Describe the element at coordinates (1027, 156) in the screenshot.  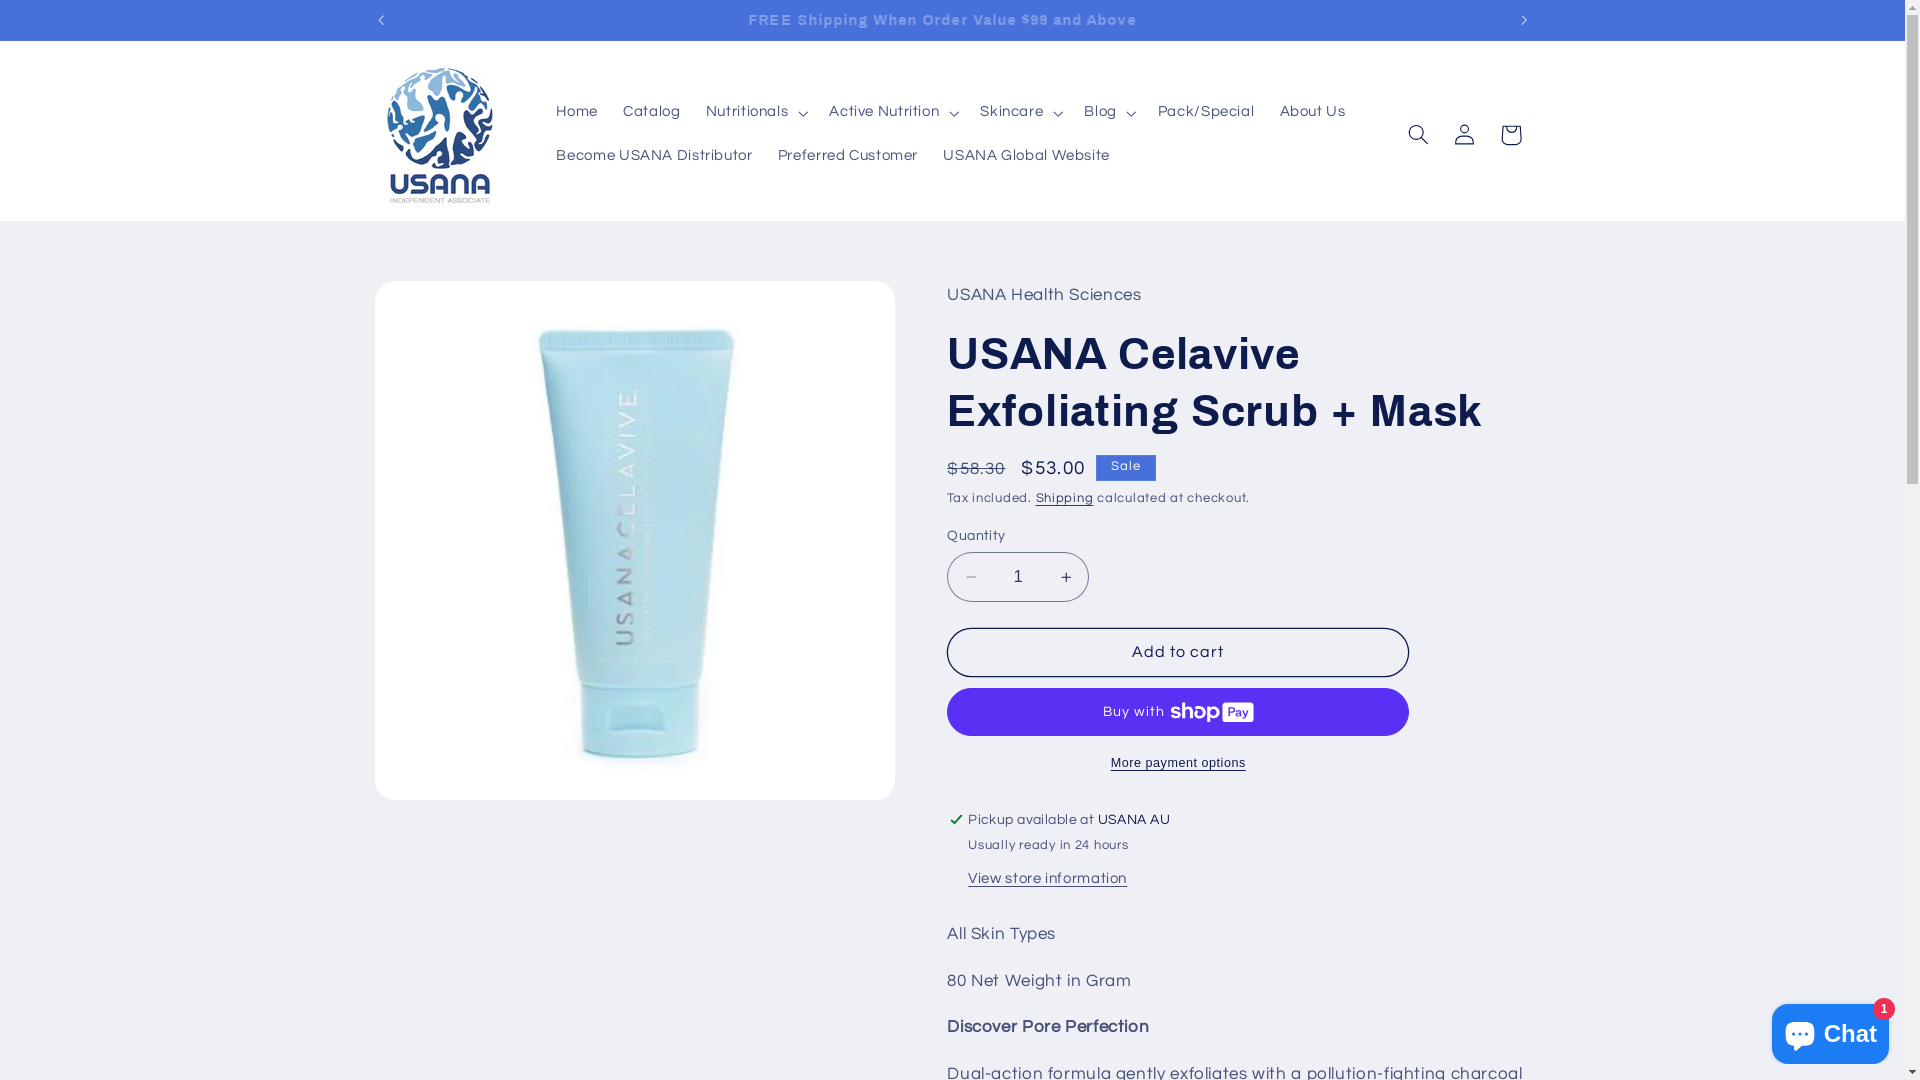
I see `'USANA Global Website'` at that location.